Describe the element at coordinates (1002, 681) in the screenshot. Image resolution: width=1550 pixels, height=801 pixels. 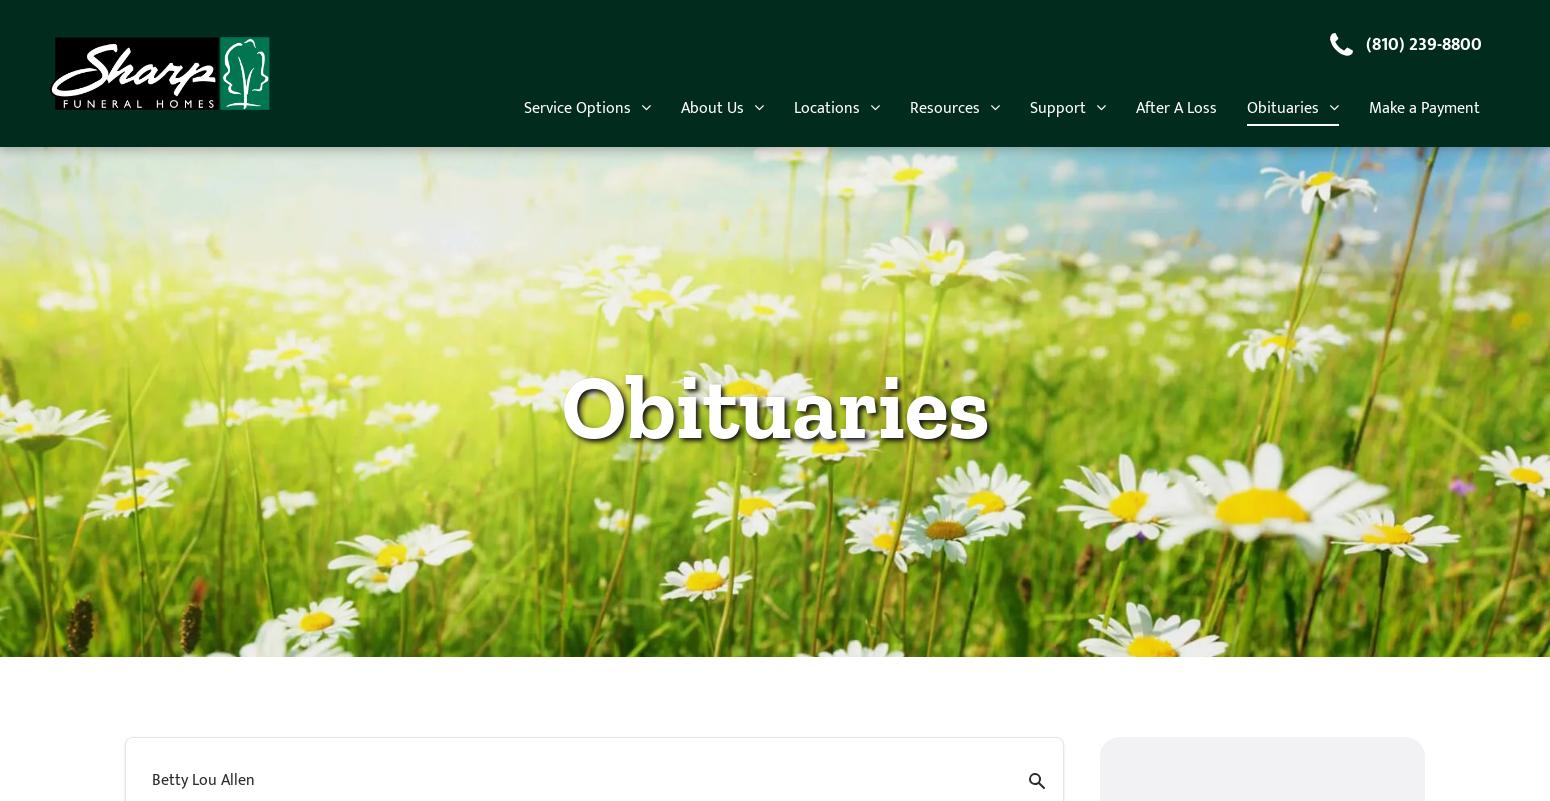
I see `'Social Security Benefits'` at that location.